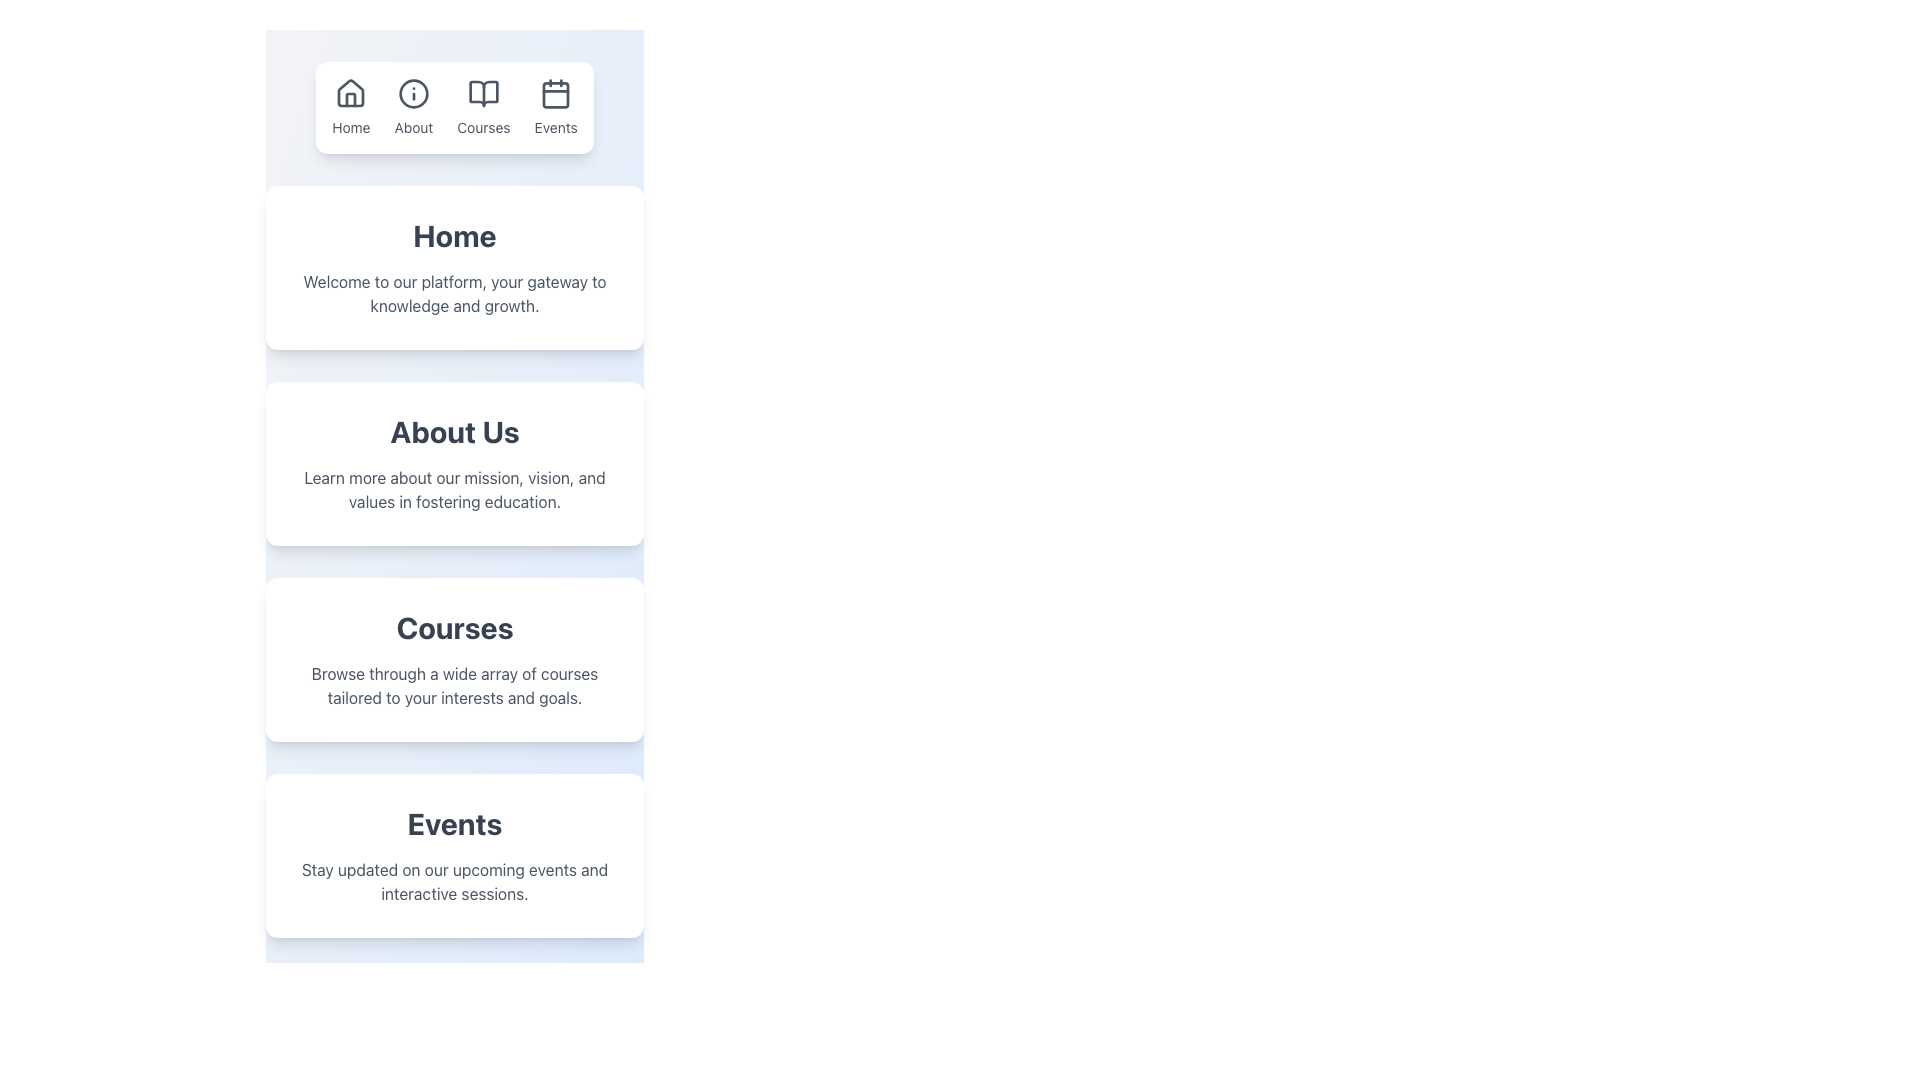  I want to click on the descriptive label for the navigation item 'Home', so click(351, 127).